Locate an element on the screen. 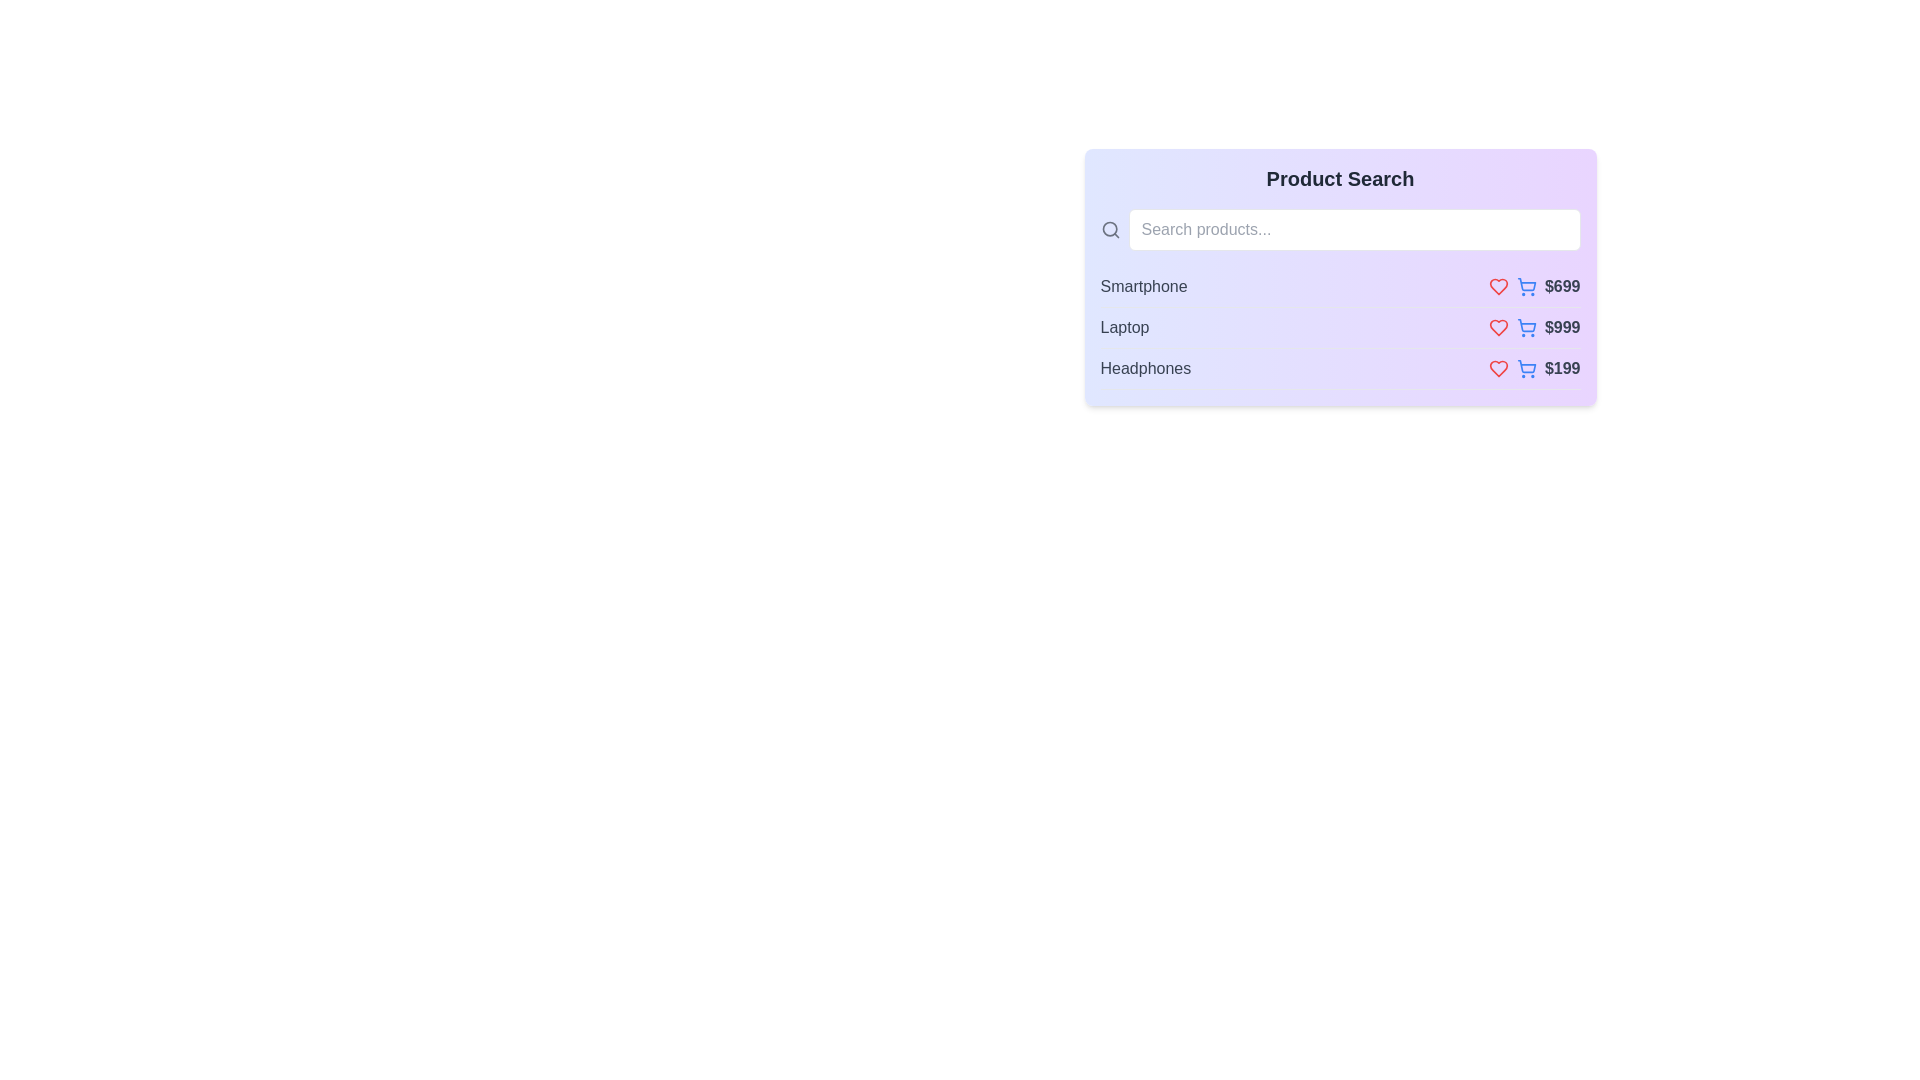  text label displaying 'Laptop' which is positioned below 'Smartphone' and to the left of the price and icon elements is located at coordinates (1124, 326).